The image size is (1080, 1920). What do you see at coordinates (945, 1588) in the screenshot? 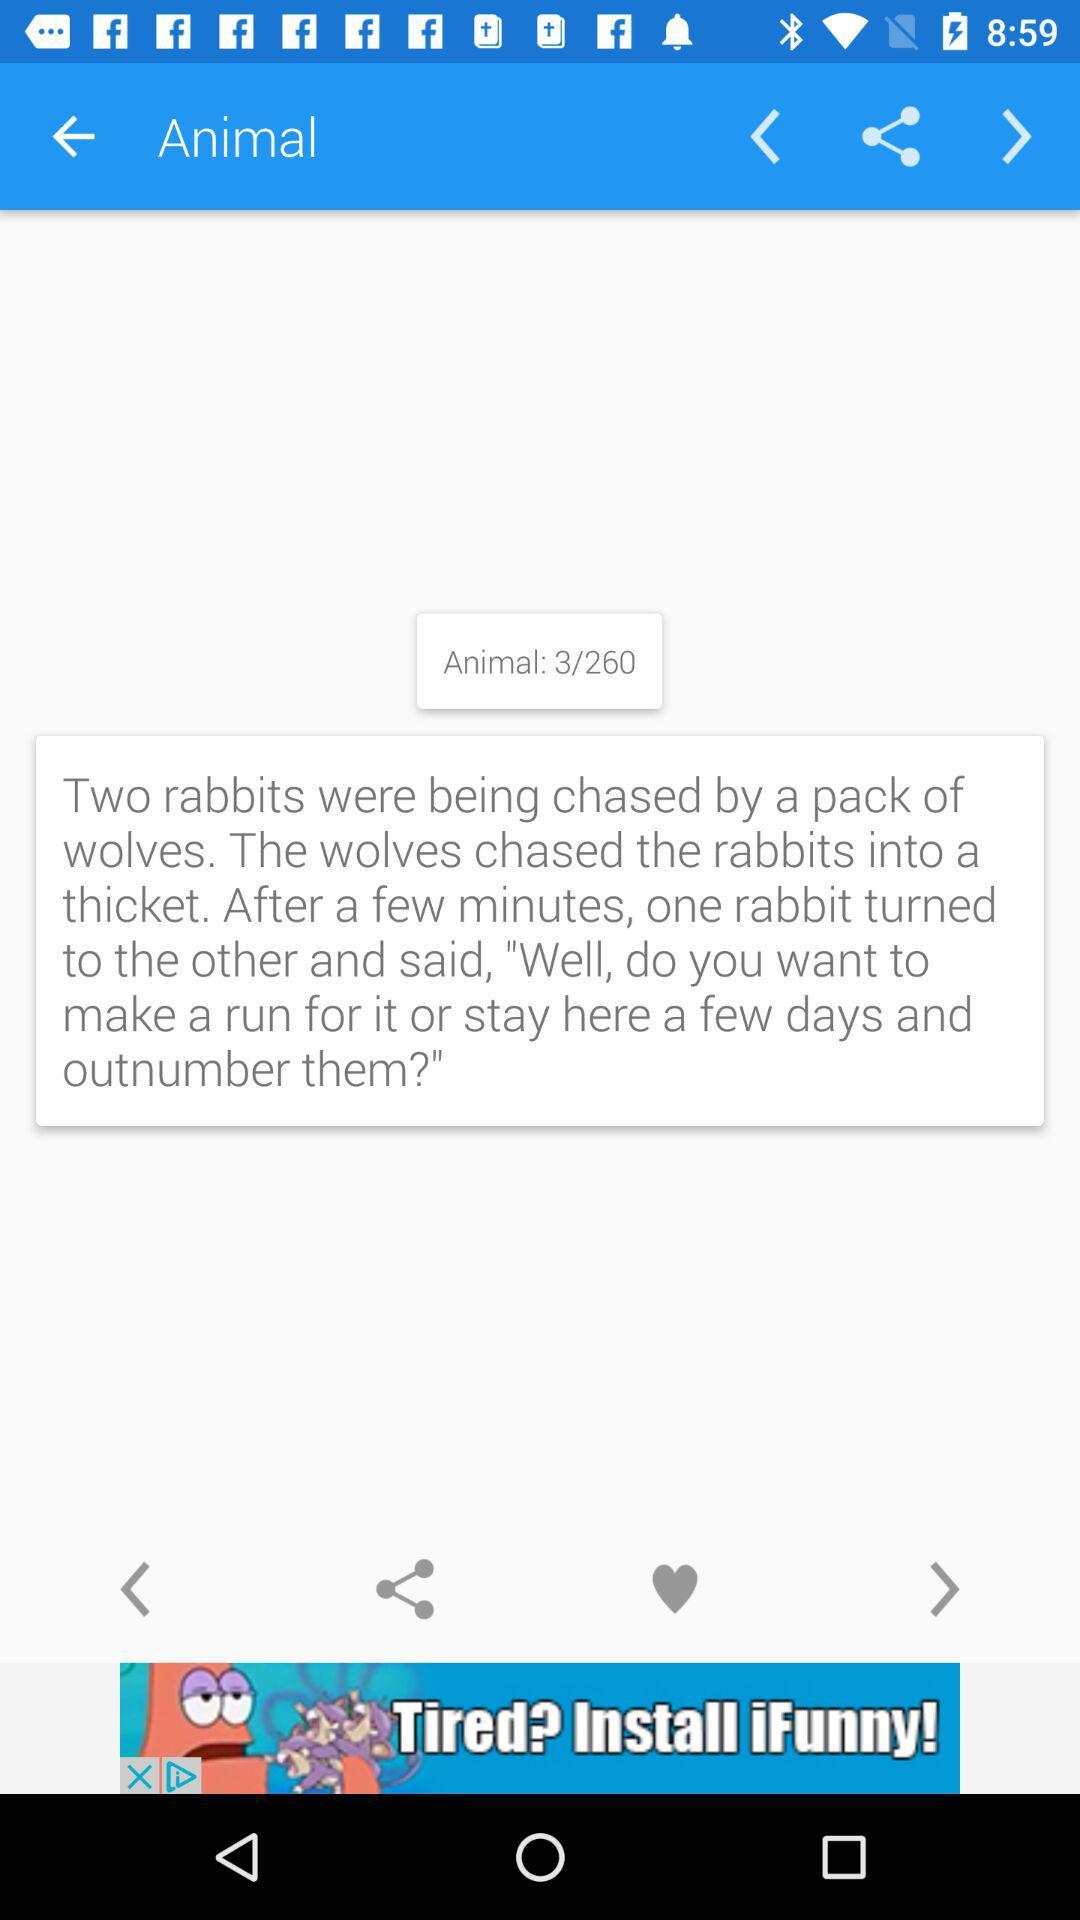
I see `the weather icon` at bounding box center [945, 1588].